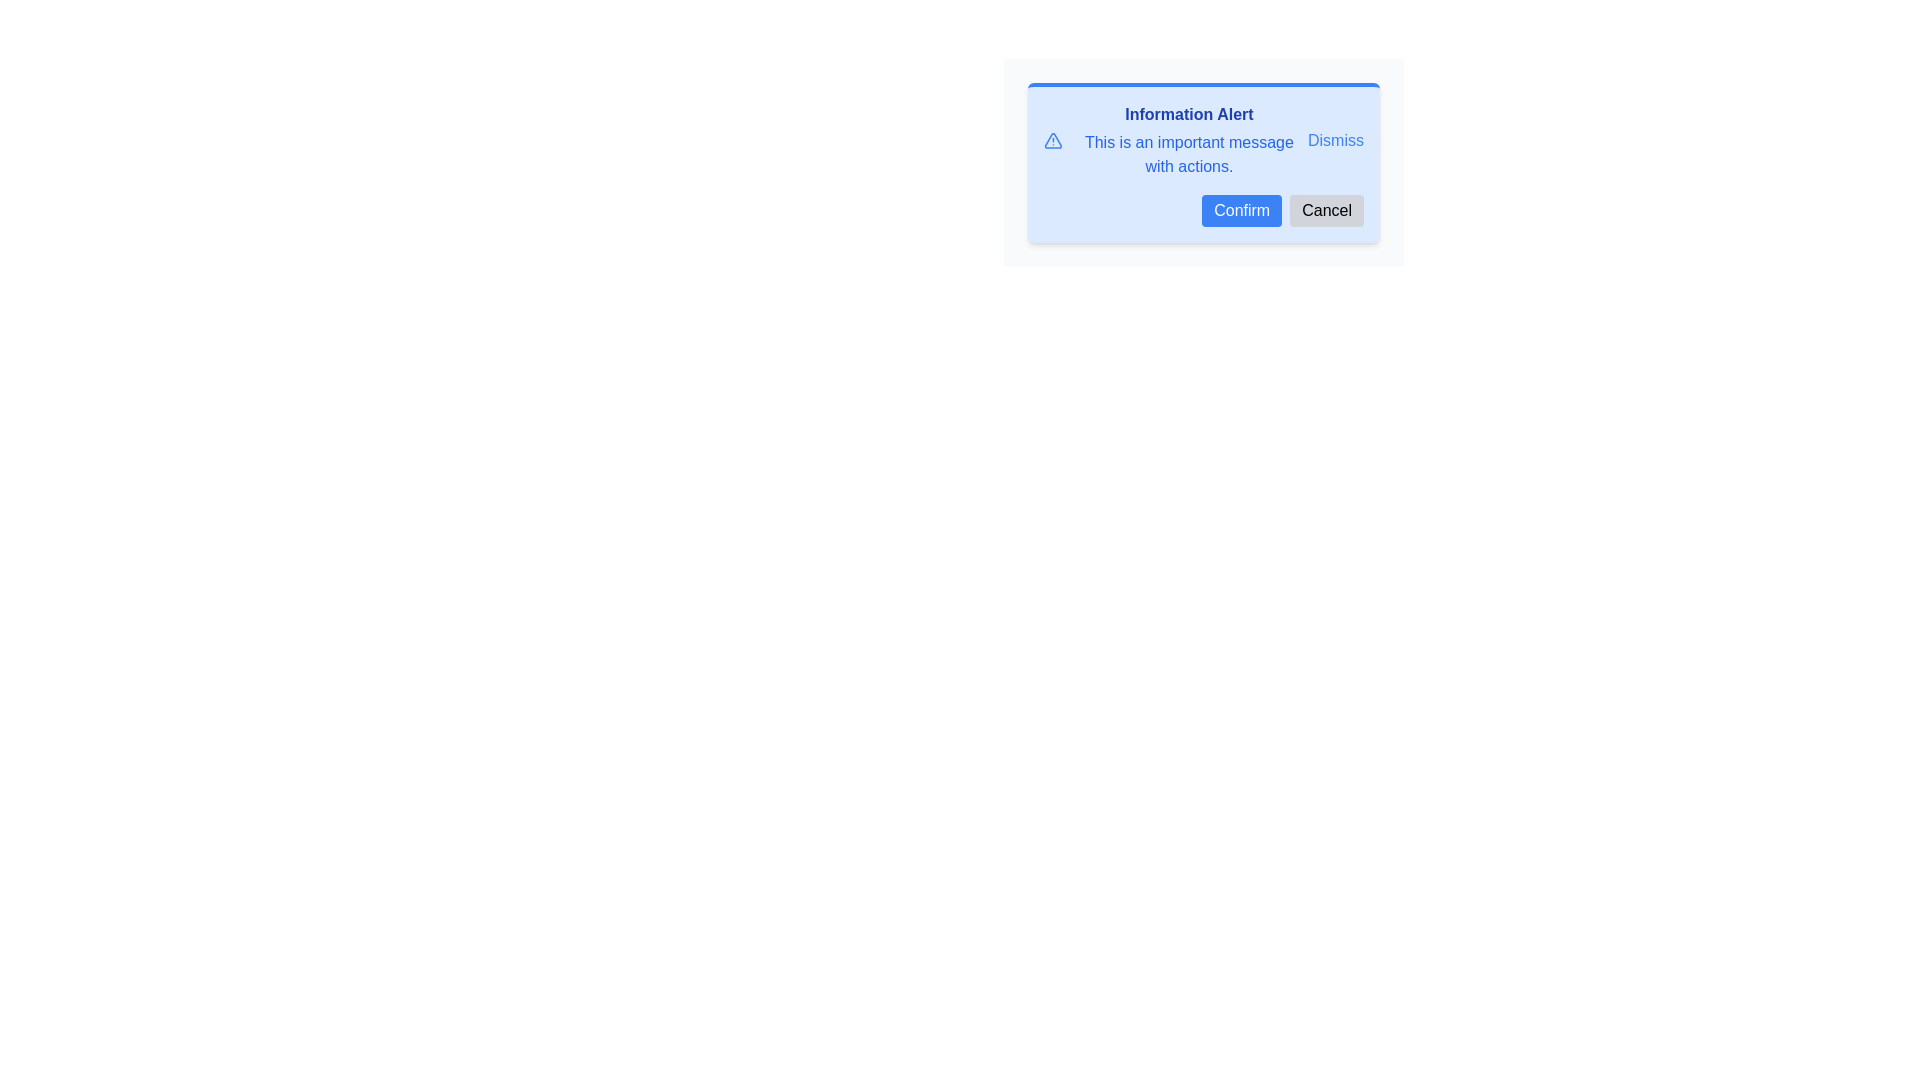 The width and height of the screenshot is (1920, 1080). I want to click on the 'Dismiss' text link in the top-right corner of the notification interface, so click(1335, 140).